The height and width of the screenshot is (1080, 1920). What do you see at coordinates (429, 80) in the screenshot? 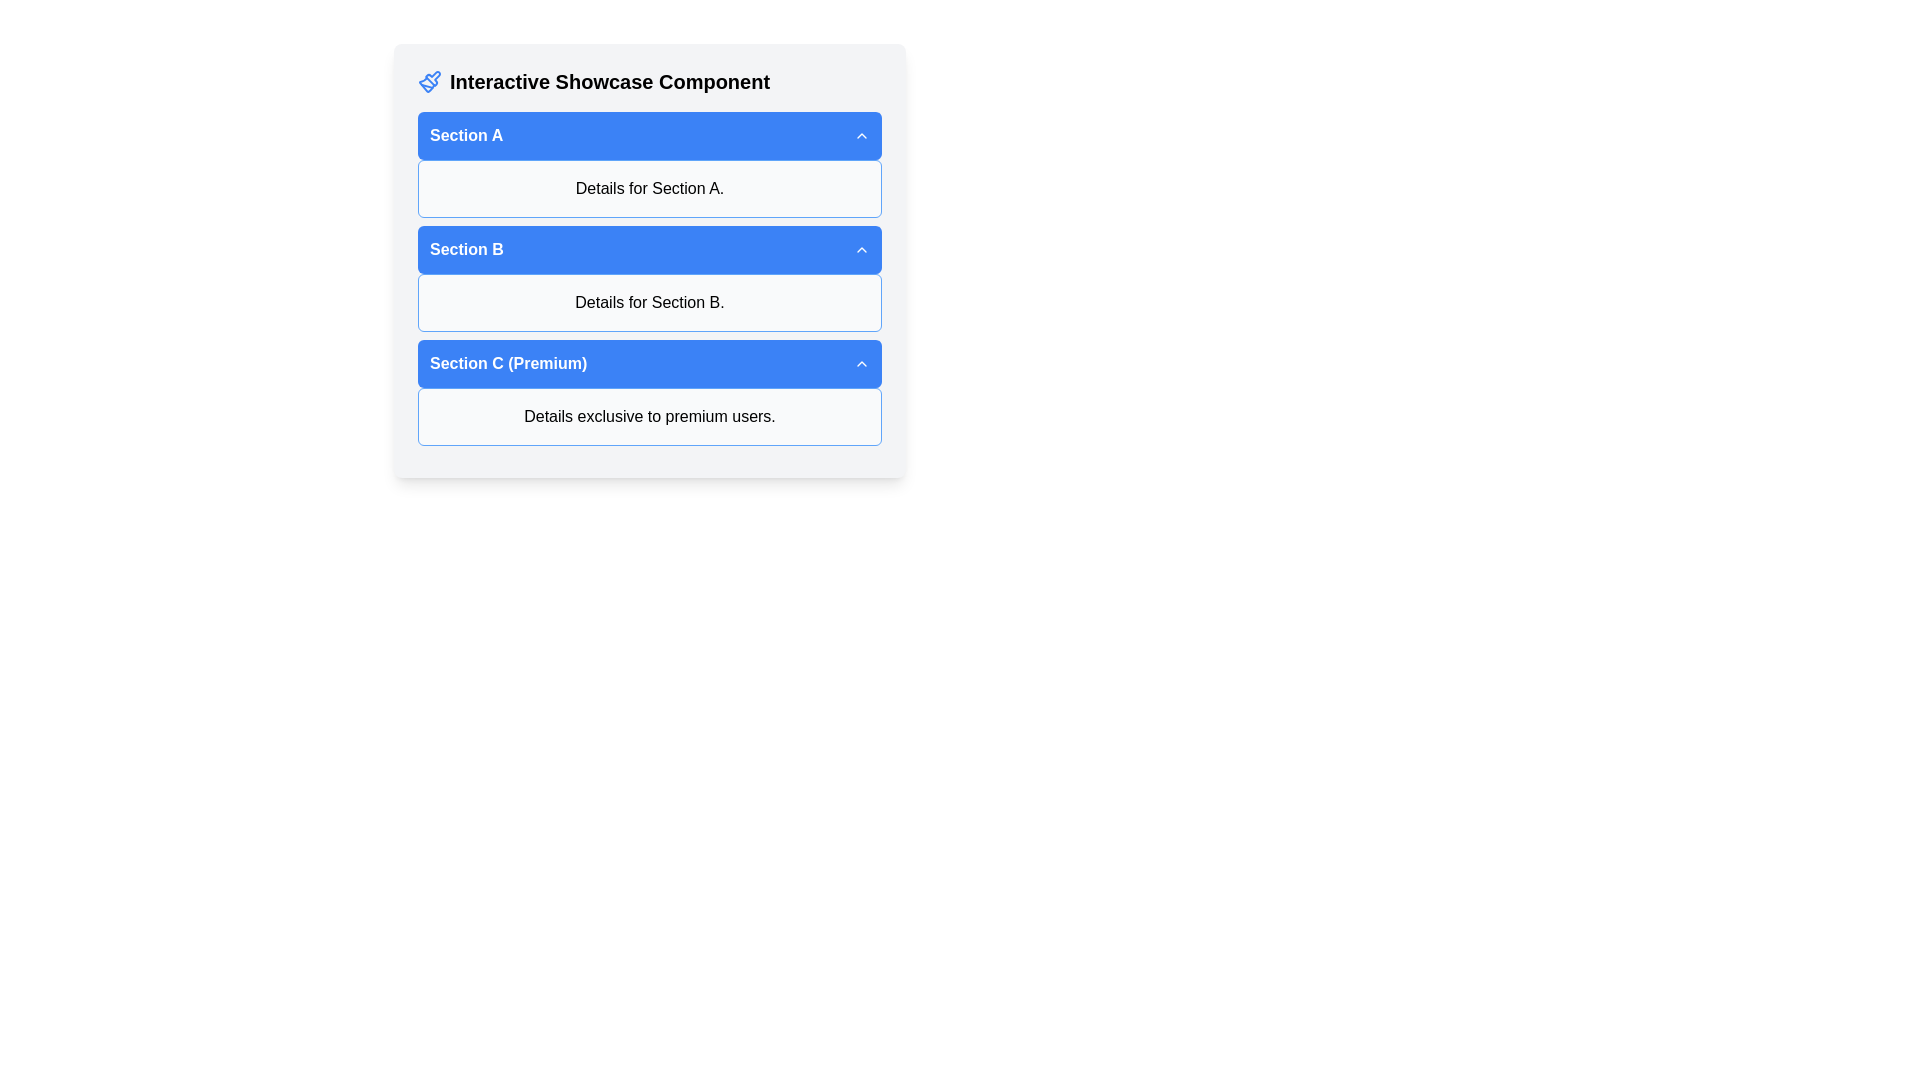
I see `the blue-colored paintbrush icon, which is positioned to the left of the text 'Interactive Showcase Component'` at bounding box center [429, 80].